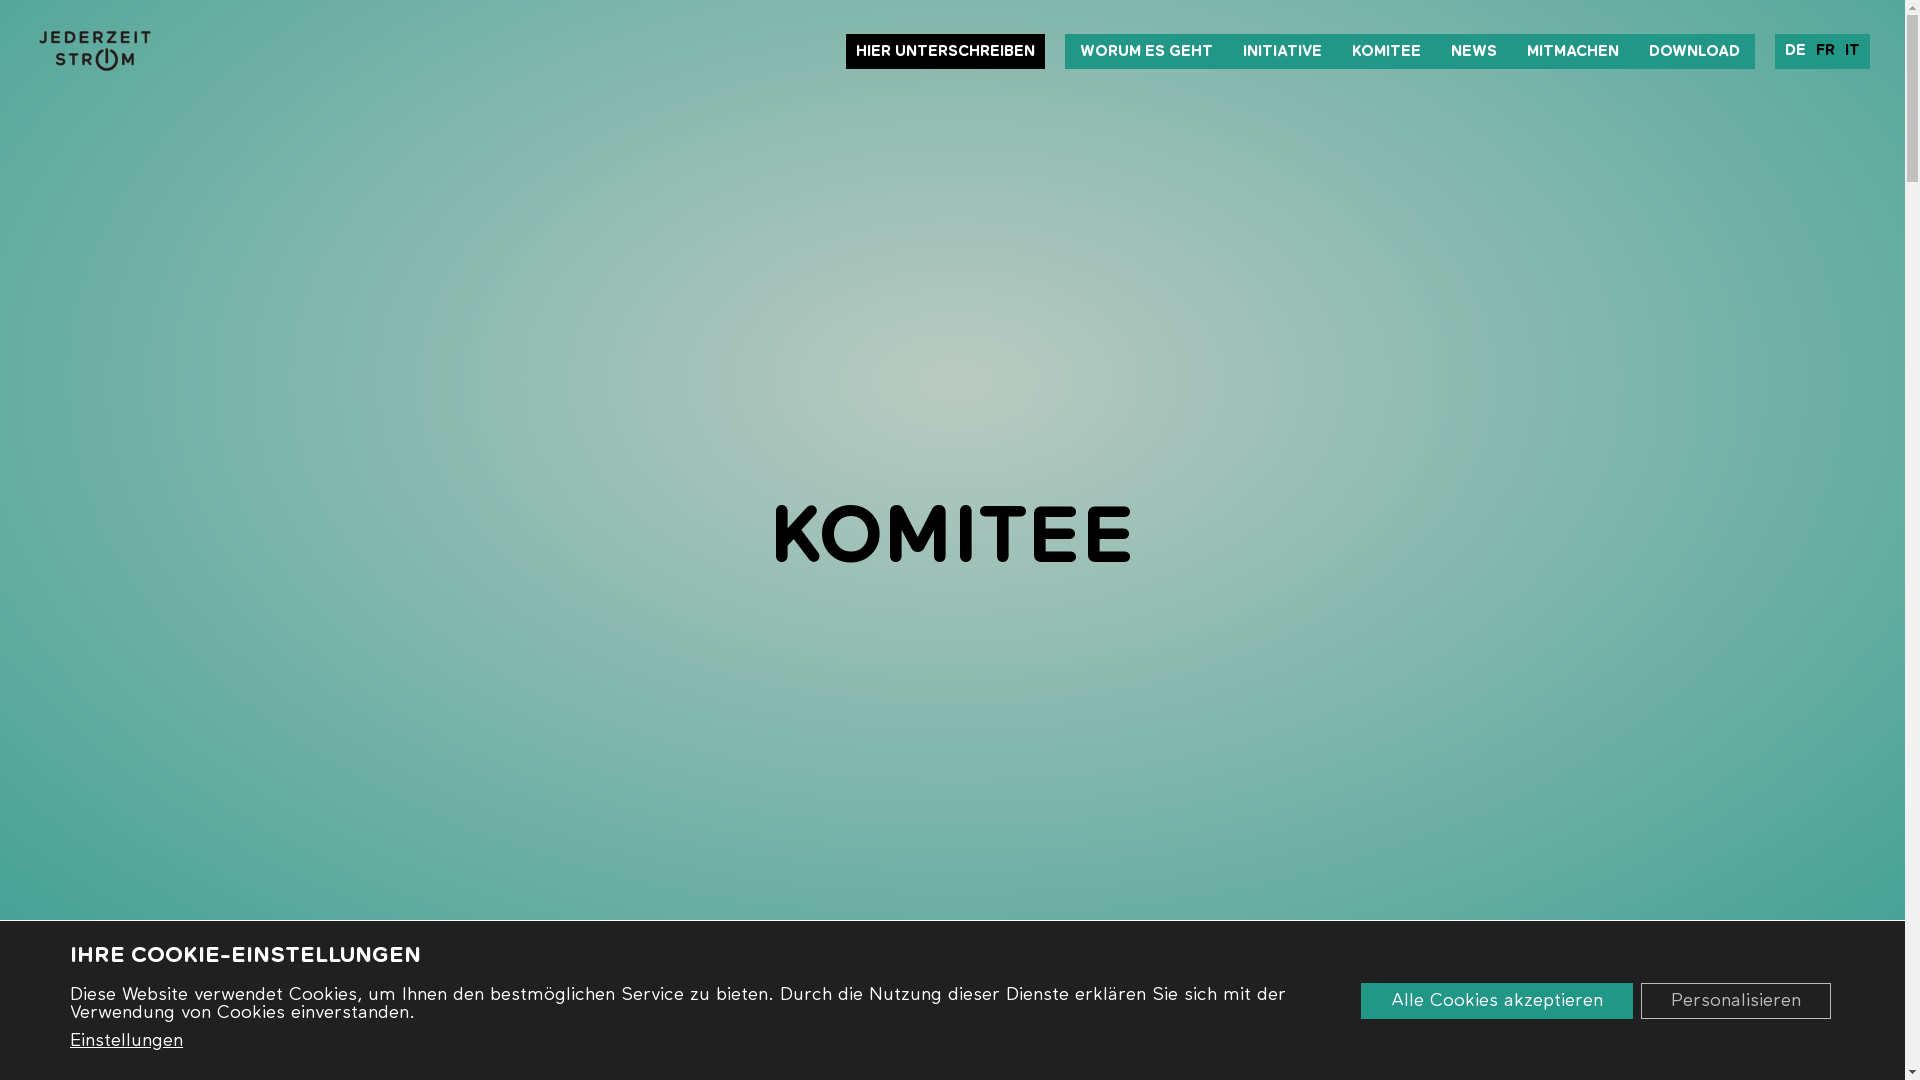 This screenshot has height=1080, width=1920. What do you see at coordinates (1146, 50) in the screenshot?
I see `'WORUM ES GEHT'` at bounding box center [1146, 50].